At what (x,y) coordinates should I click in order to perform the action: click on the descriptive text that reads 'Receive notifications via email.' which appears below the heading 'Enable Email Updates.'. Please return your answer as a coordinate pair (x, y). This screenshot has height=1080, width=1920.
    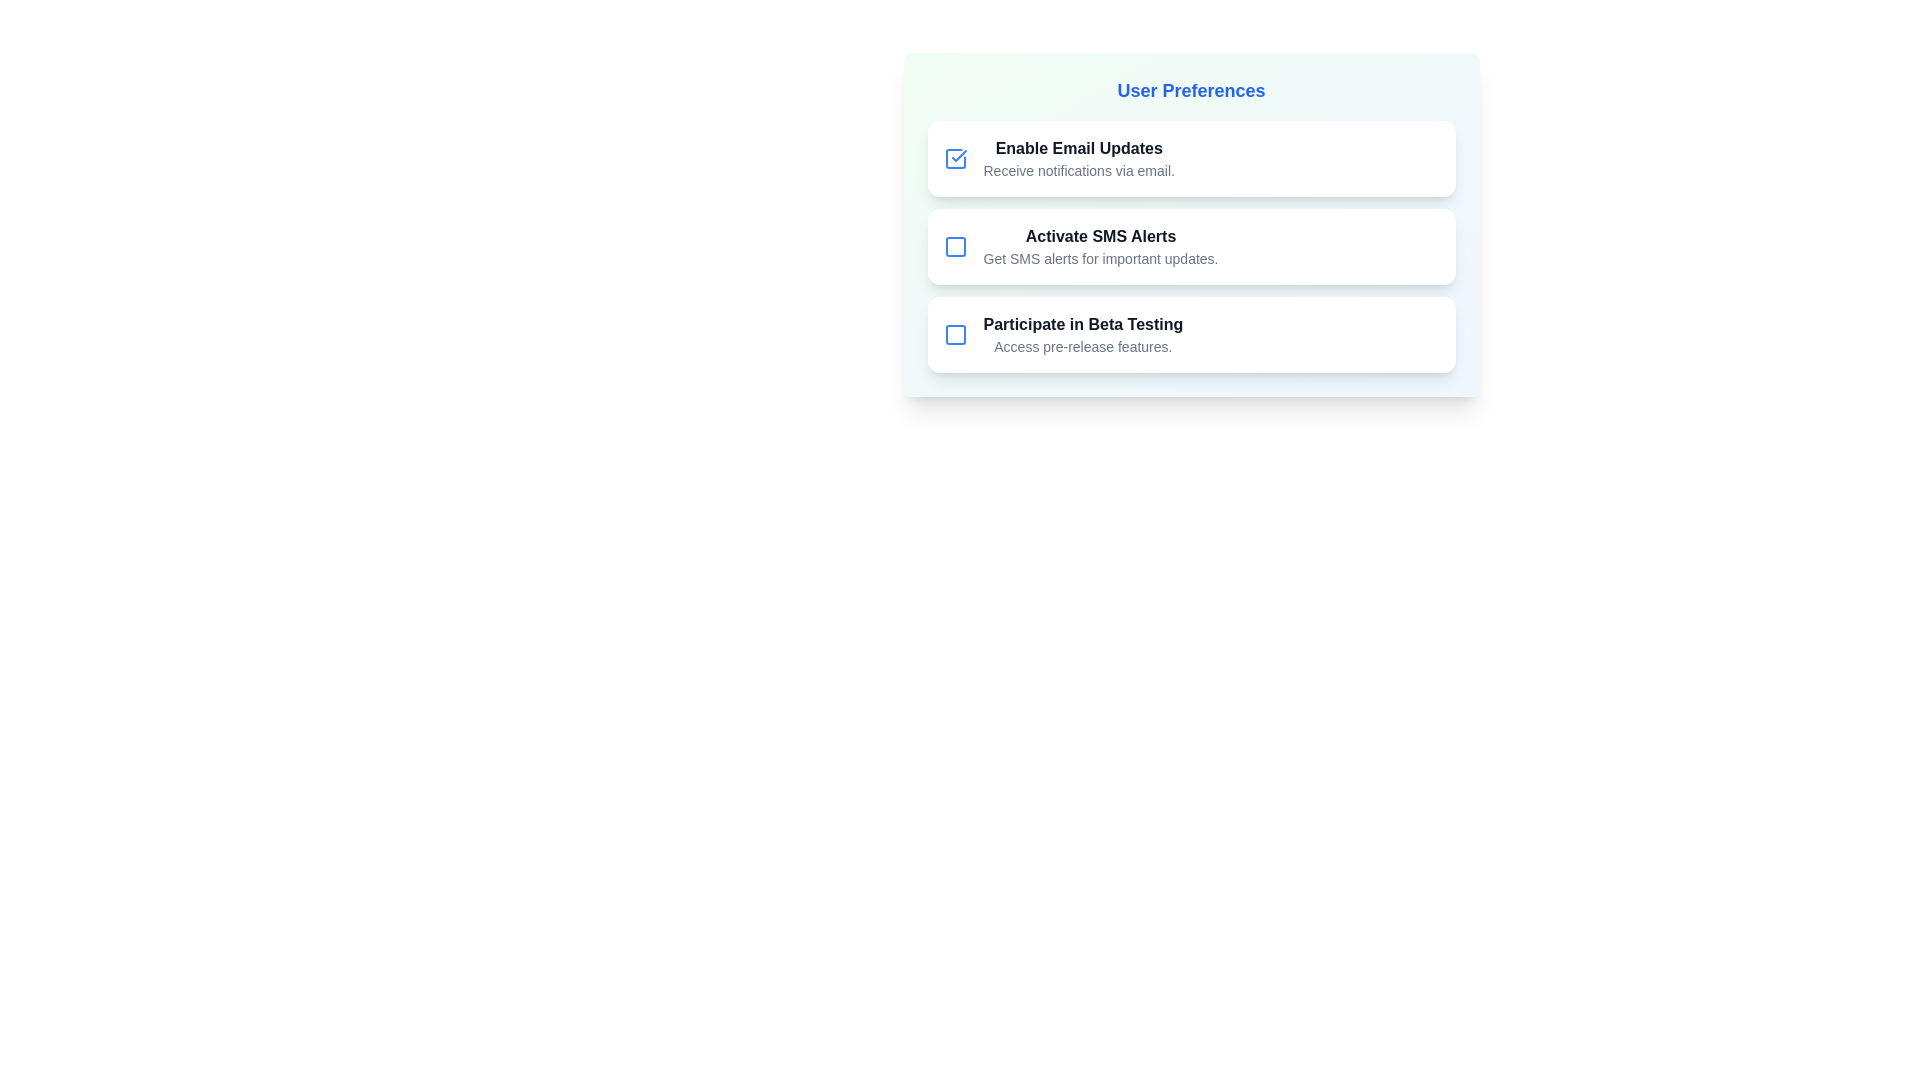
    Looking at the image, I should click on (1078, 169).